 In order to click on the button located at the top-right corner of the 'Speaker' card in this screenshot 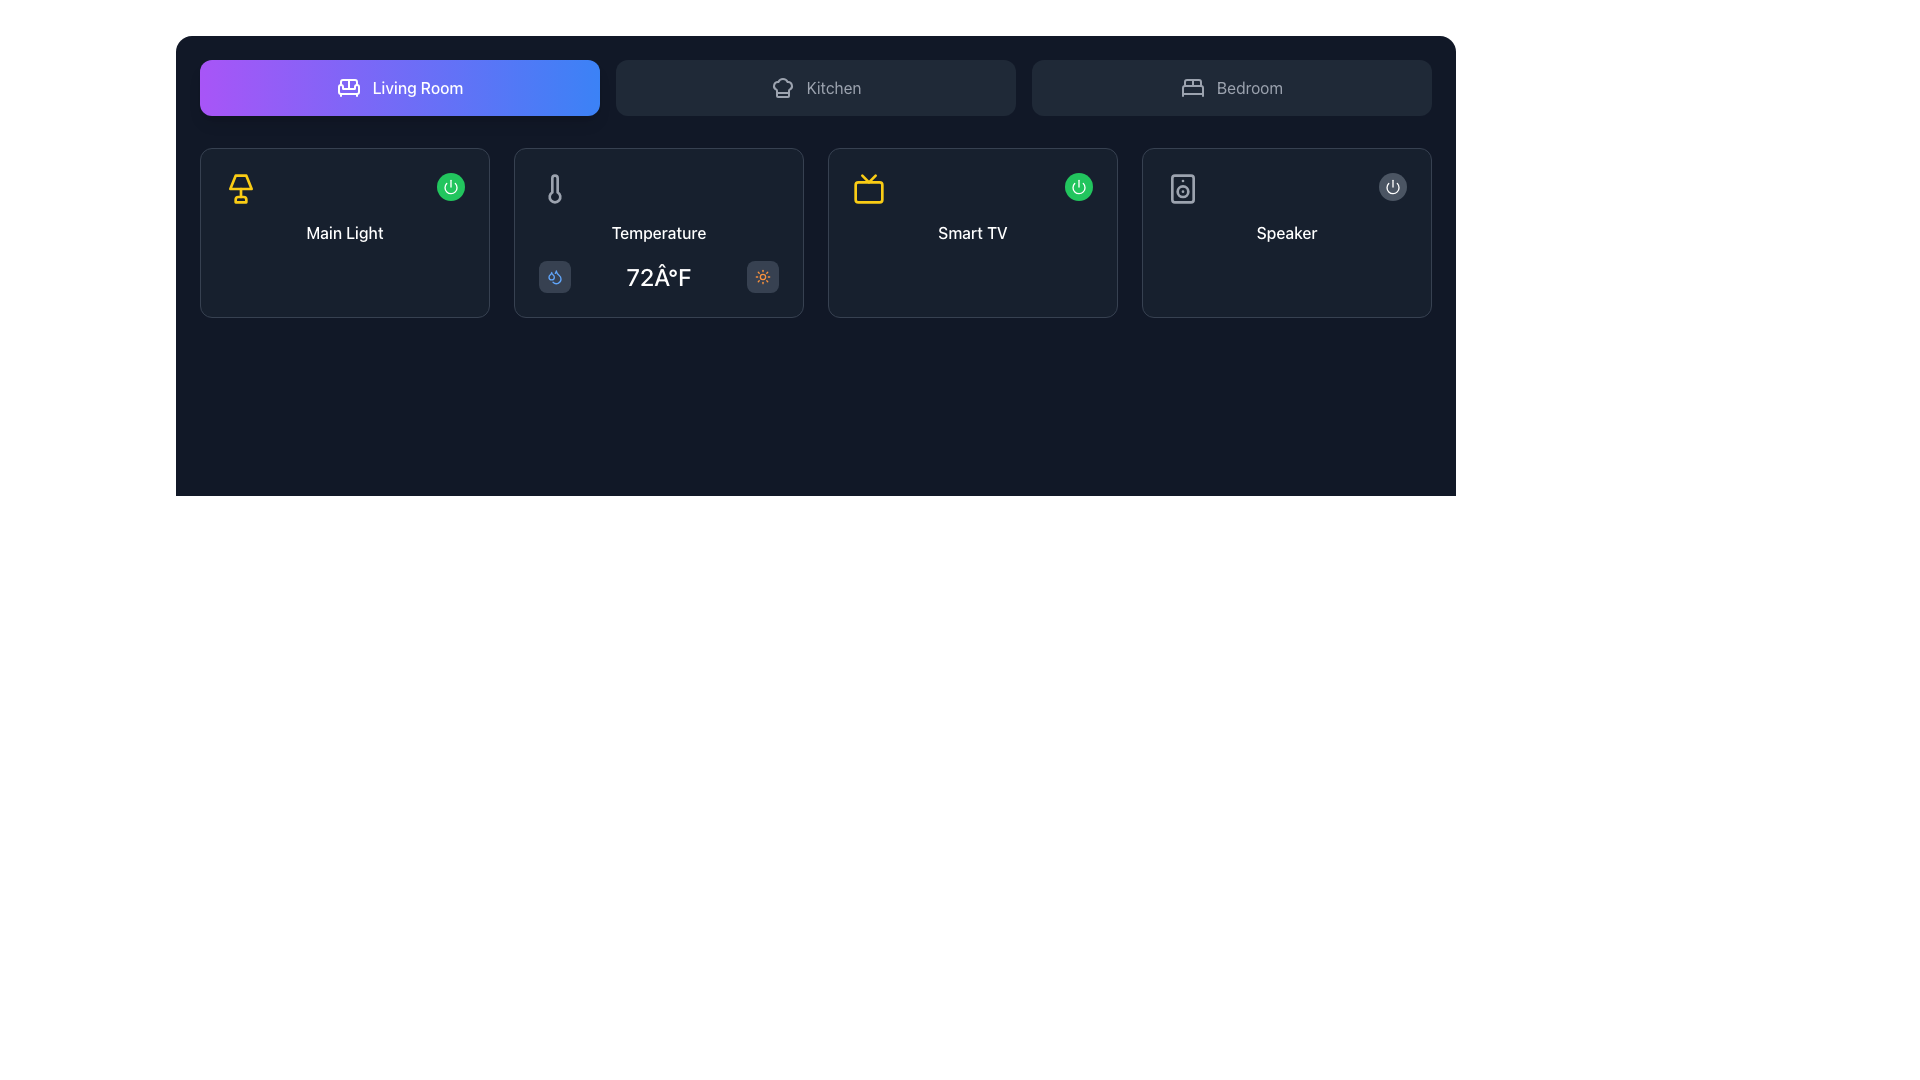, I will do `click(1391, 186)`.